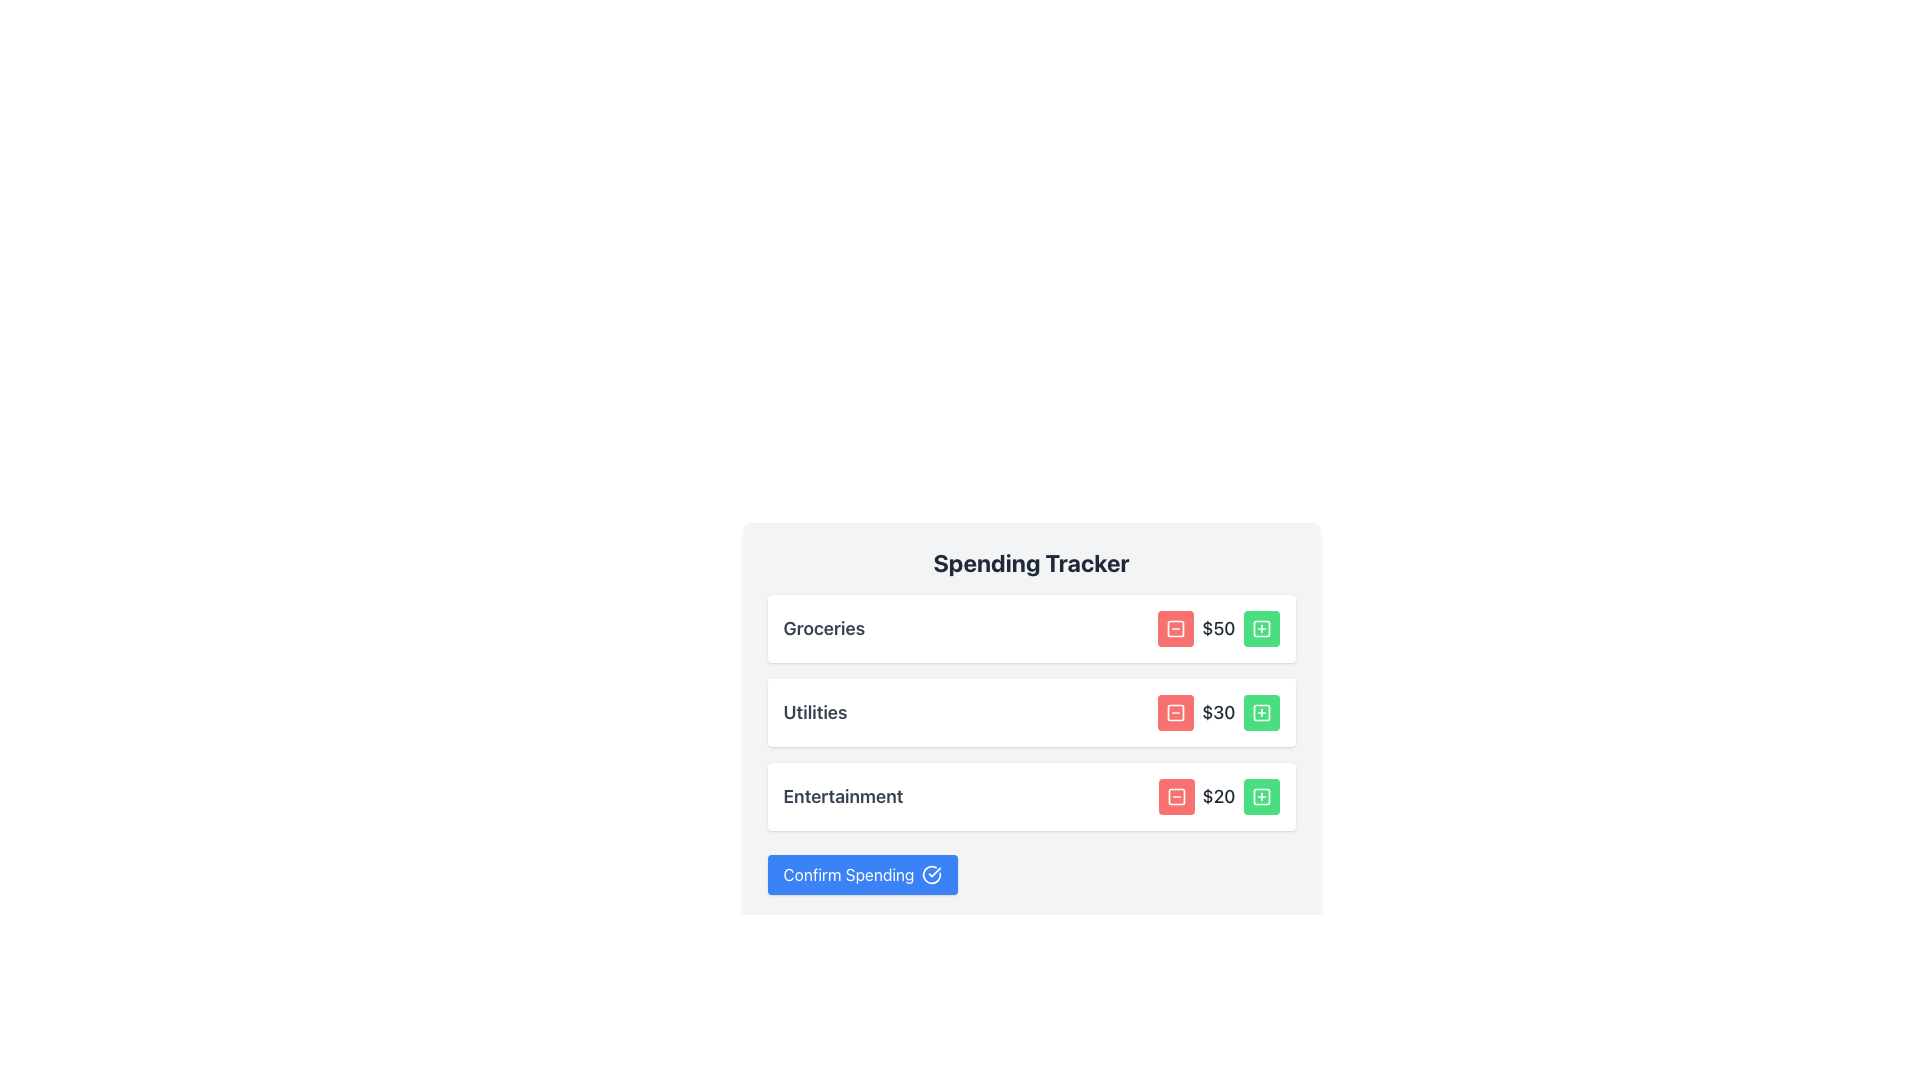 The image size is (1920, 1080). Describe the element at coordinates (1031, 796) in the screenshot. I see `the List item labeled 'Entertainment' in the Spending Tracker` at that location.